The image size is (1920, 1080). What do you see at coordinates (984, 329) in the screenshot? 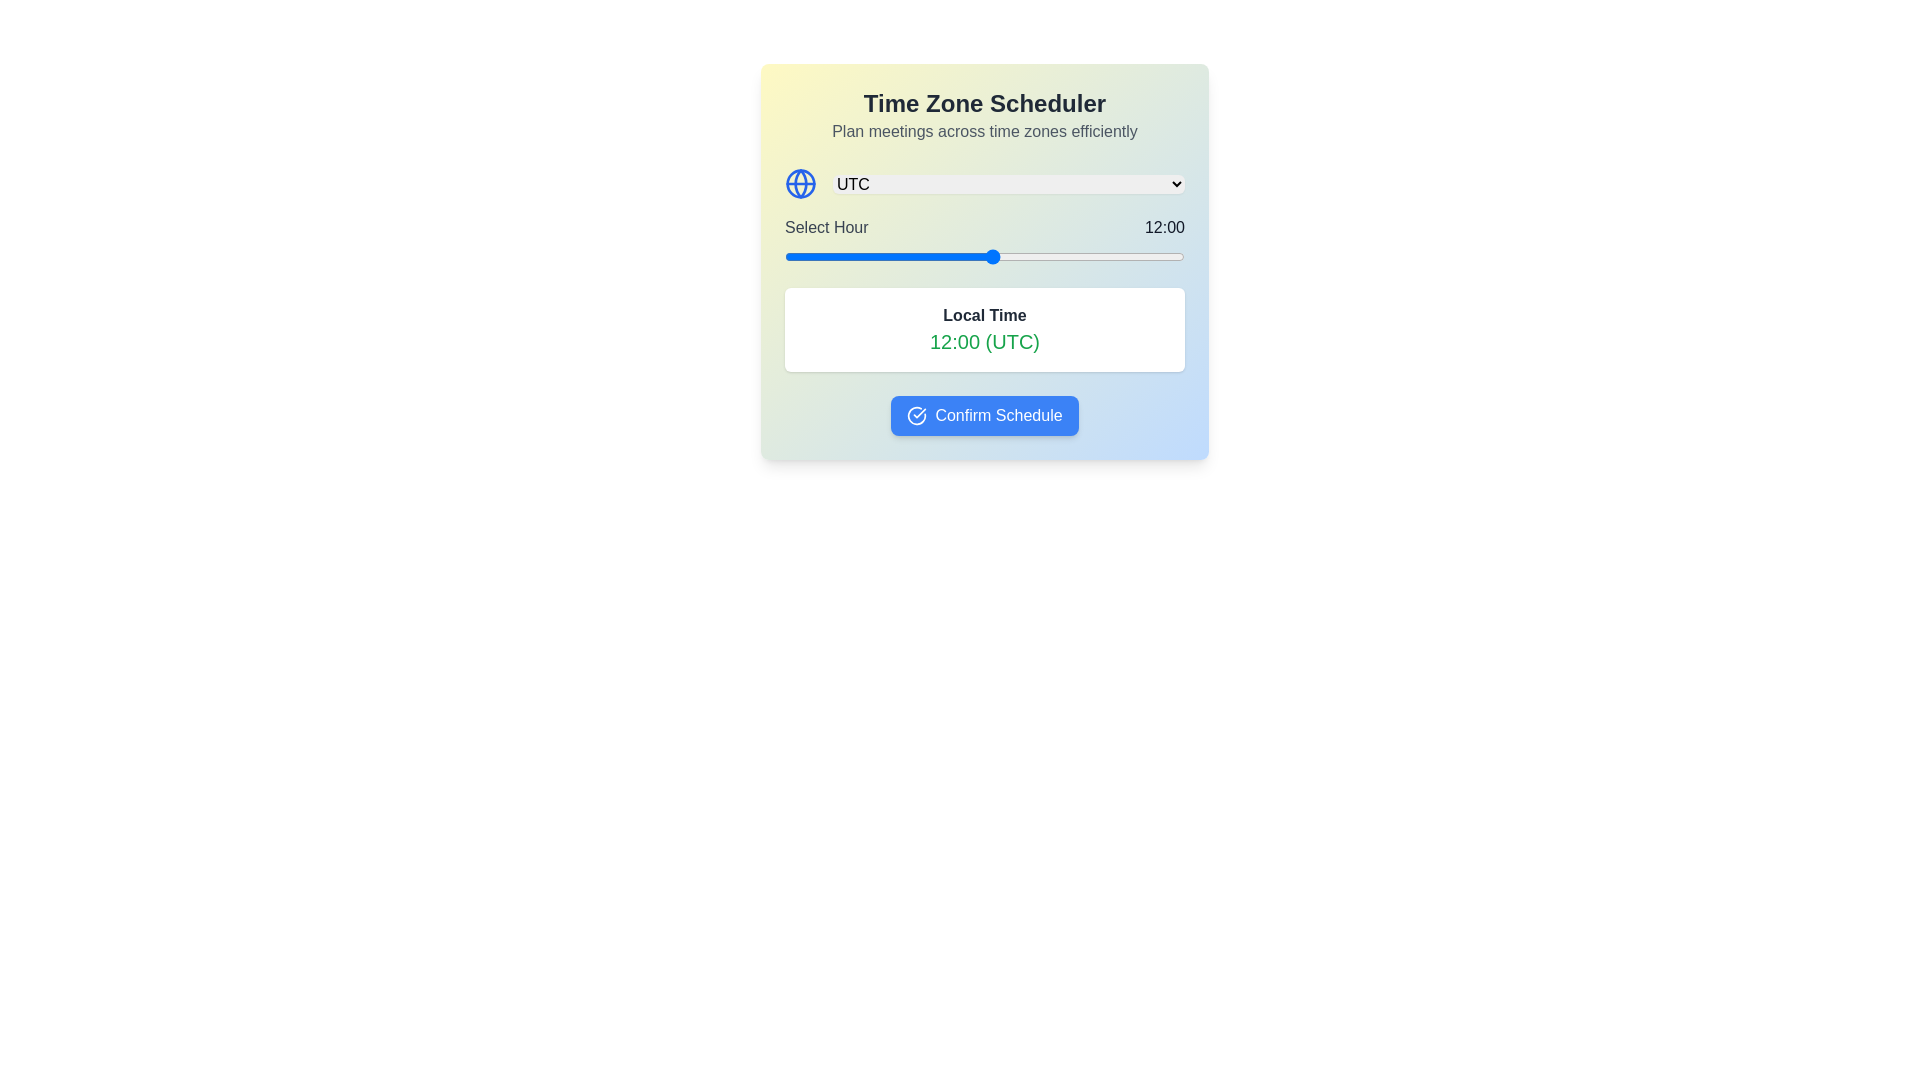
I see `the informative text block that displays the local time, located centrally beneath the 'Select Hour' section and above the 'Confirm Schedule' button` at bounding box center [984, 329].